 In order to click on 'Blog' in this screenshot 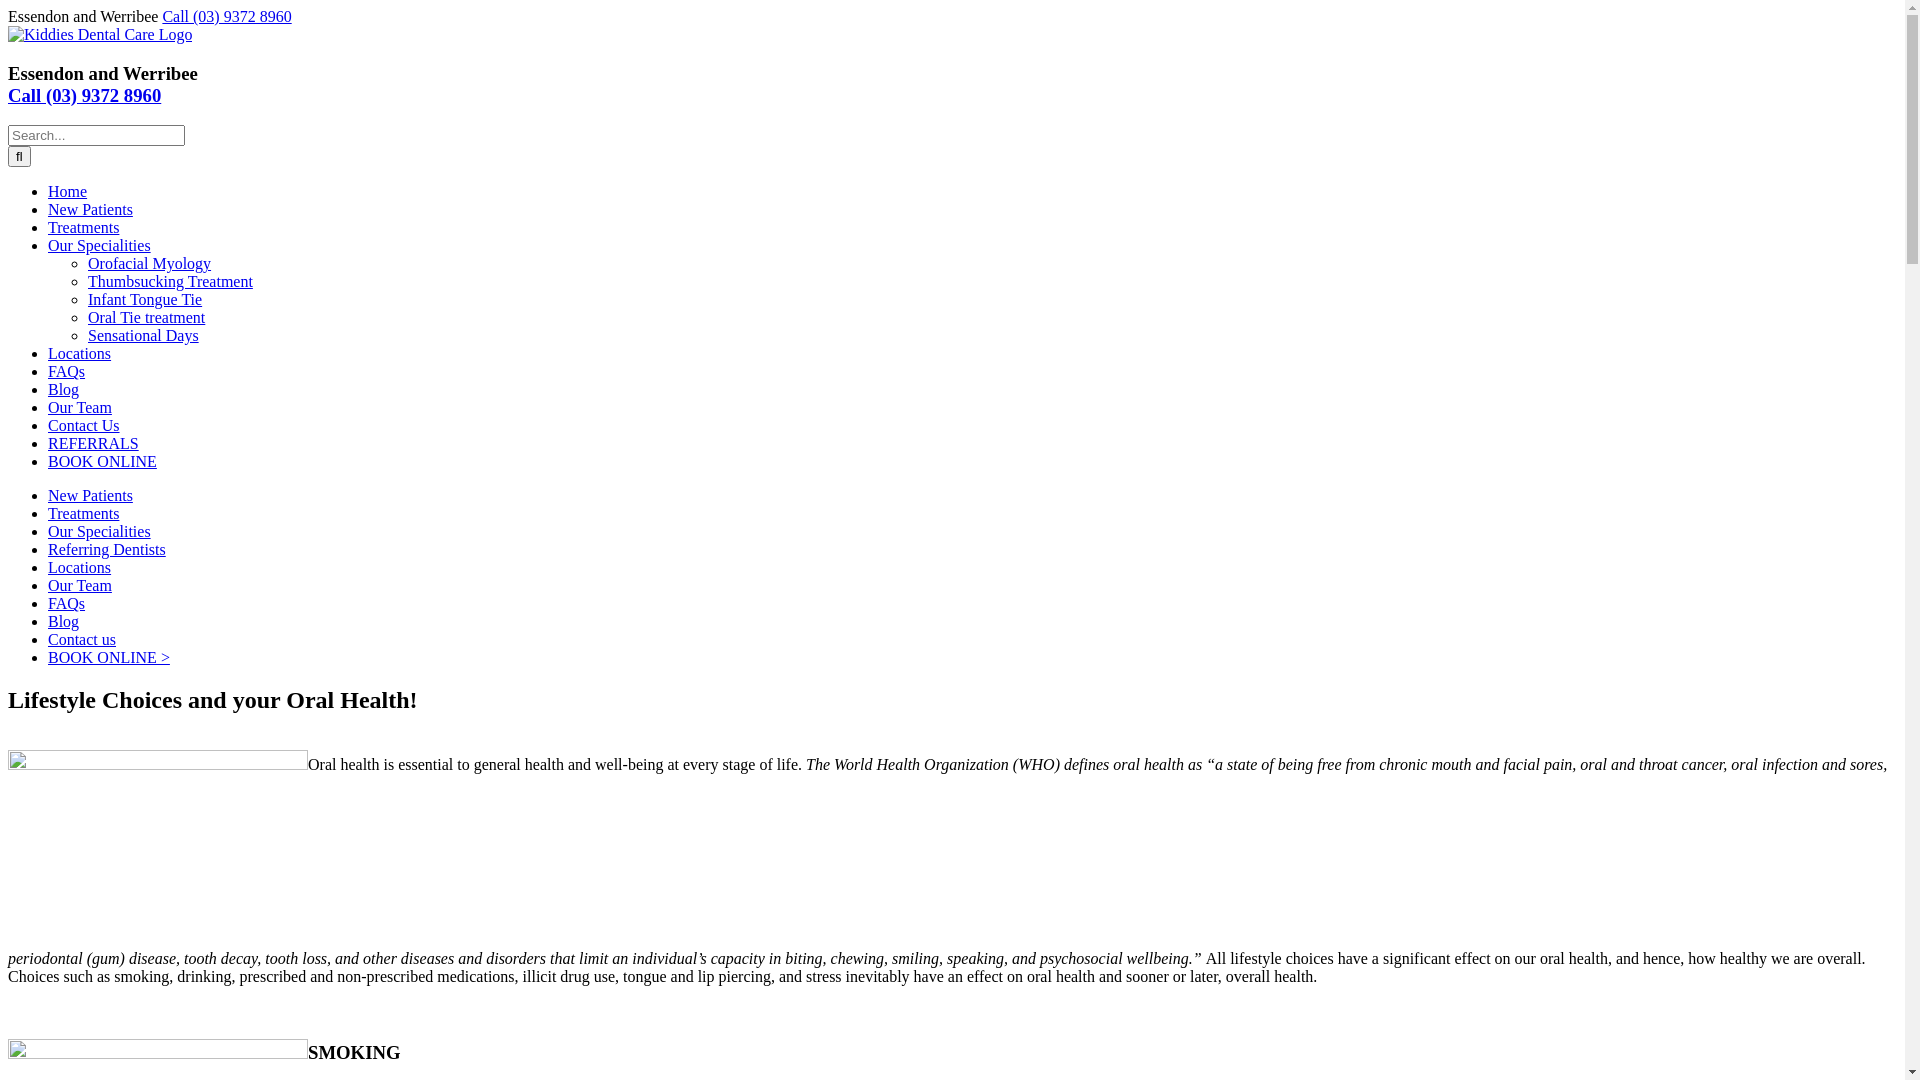, I will do `click(63, 620)`.